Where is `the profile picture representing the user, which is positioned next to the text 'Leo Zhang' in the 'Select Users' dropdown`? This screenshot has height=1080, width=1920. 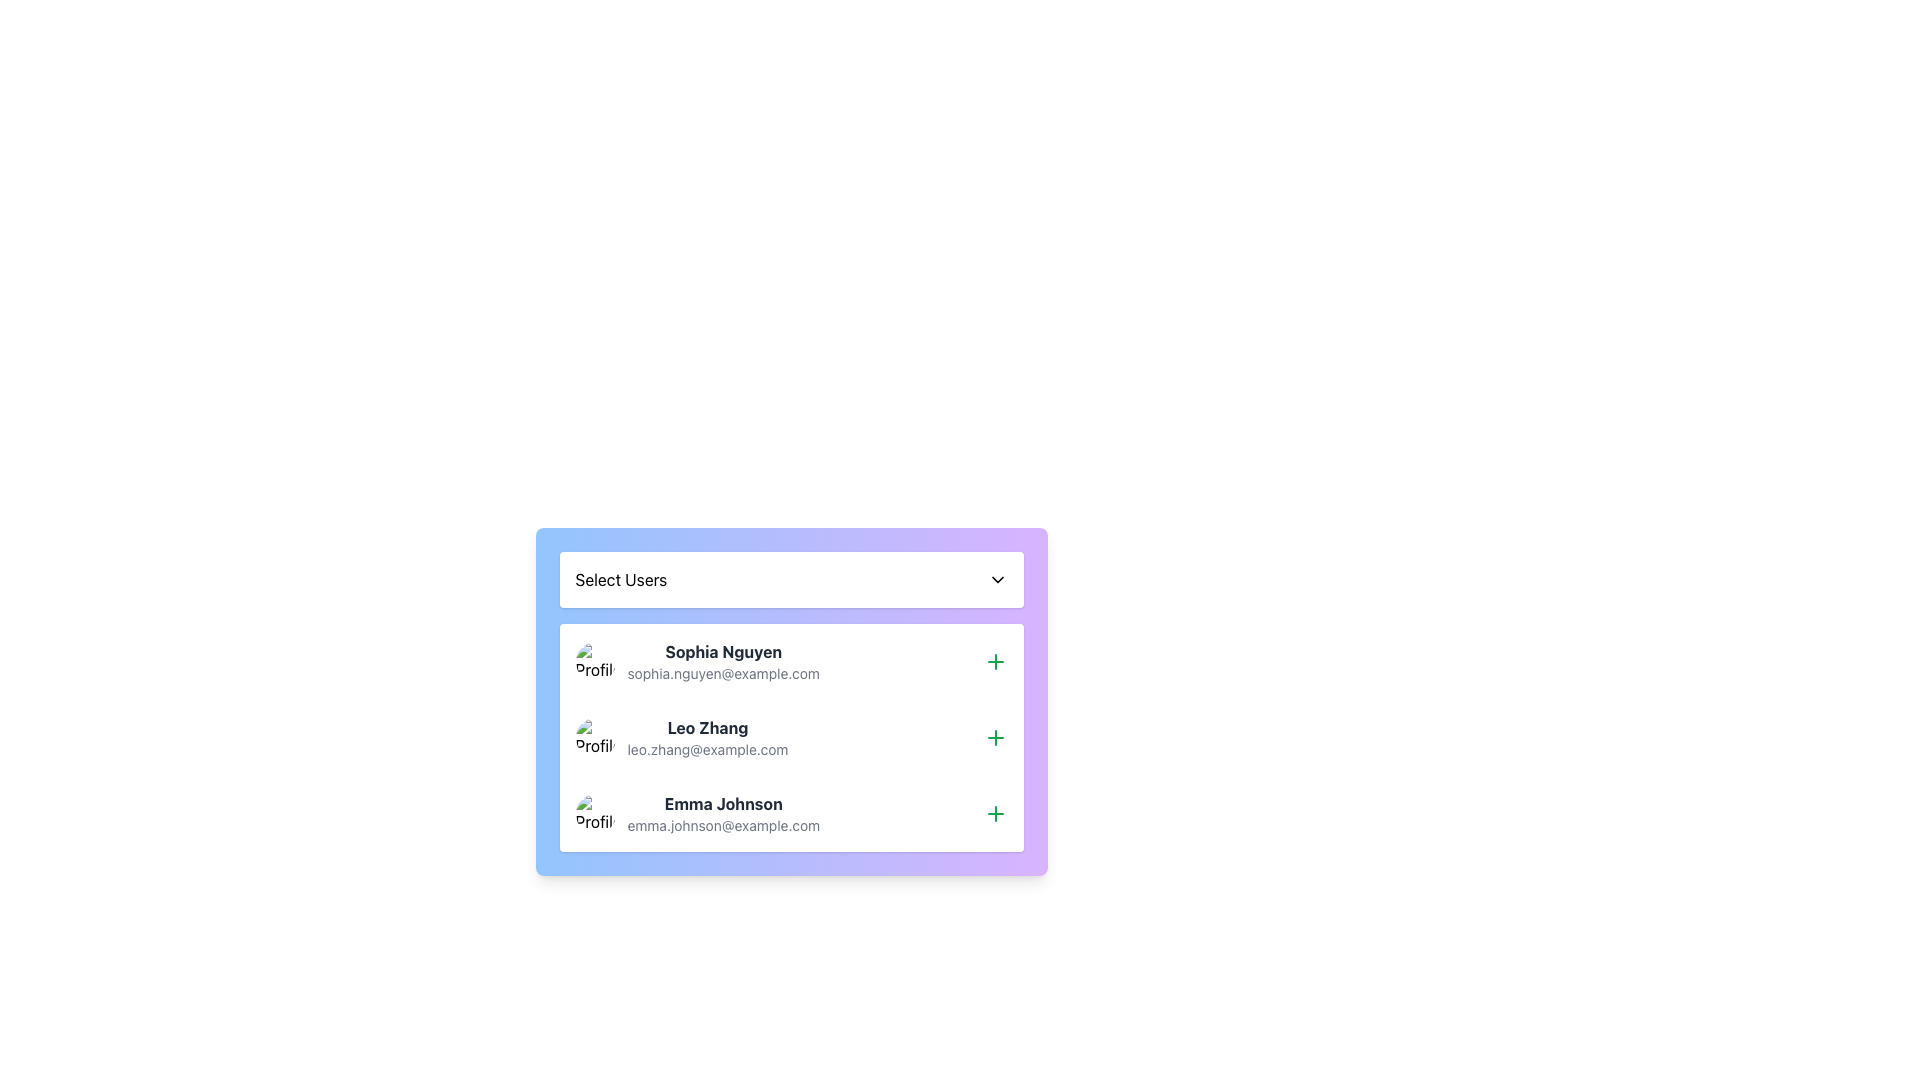 the profile picture representing the user, which is positioned next to the text 'Leo Zhang' in the 'Select Users' dropdown is located at coordinates (594, 737).